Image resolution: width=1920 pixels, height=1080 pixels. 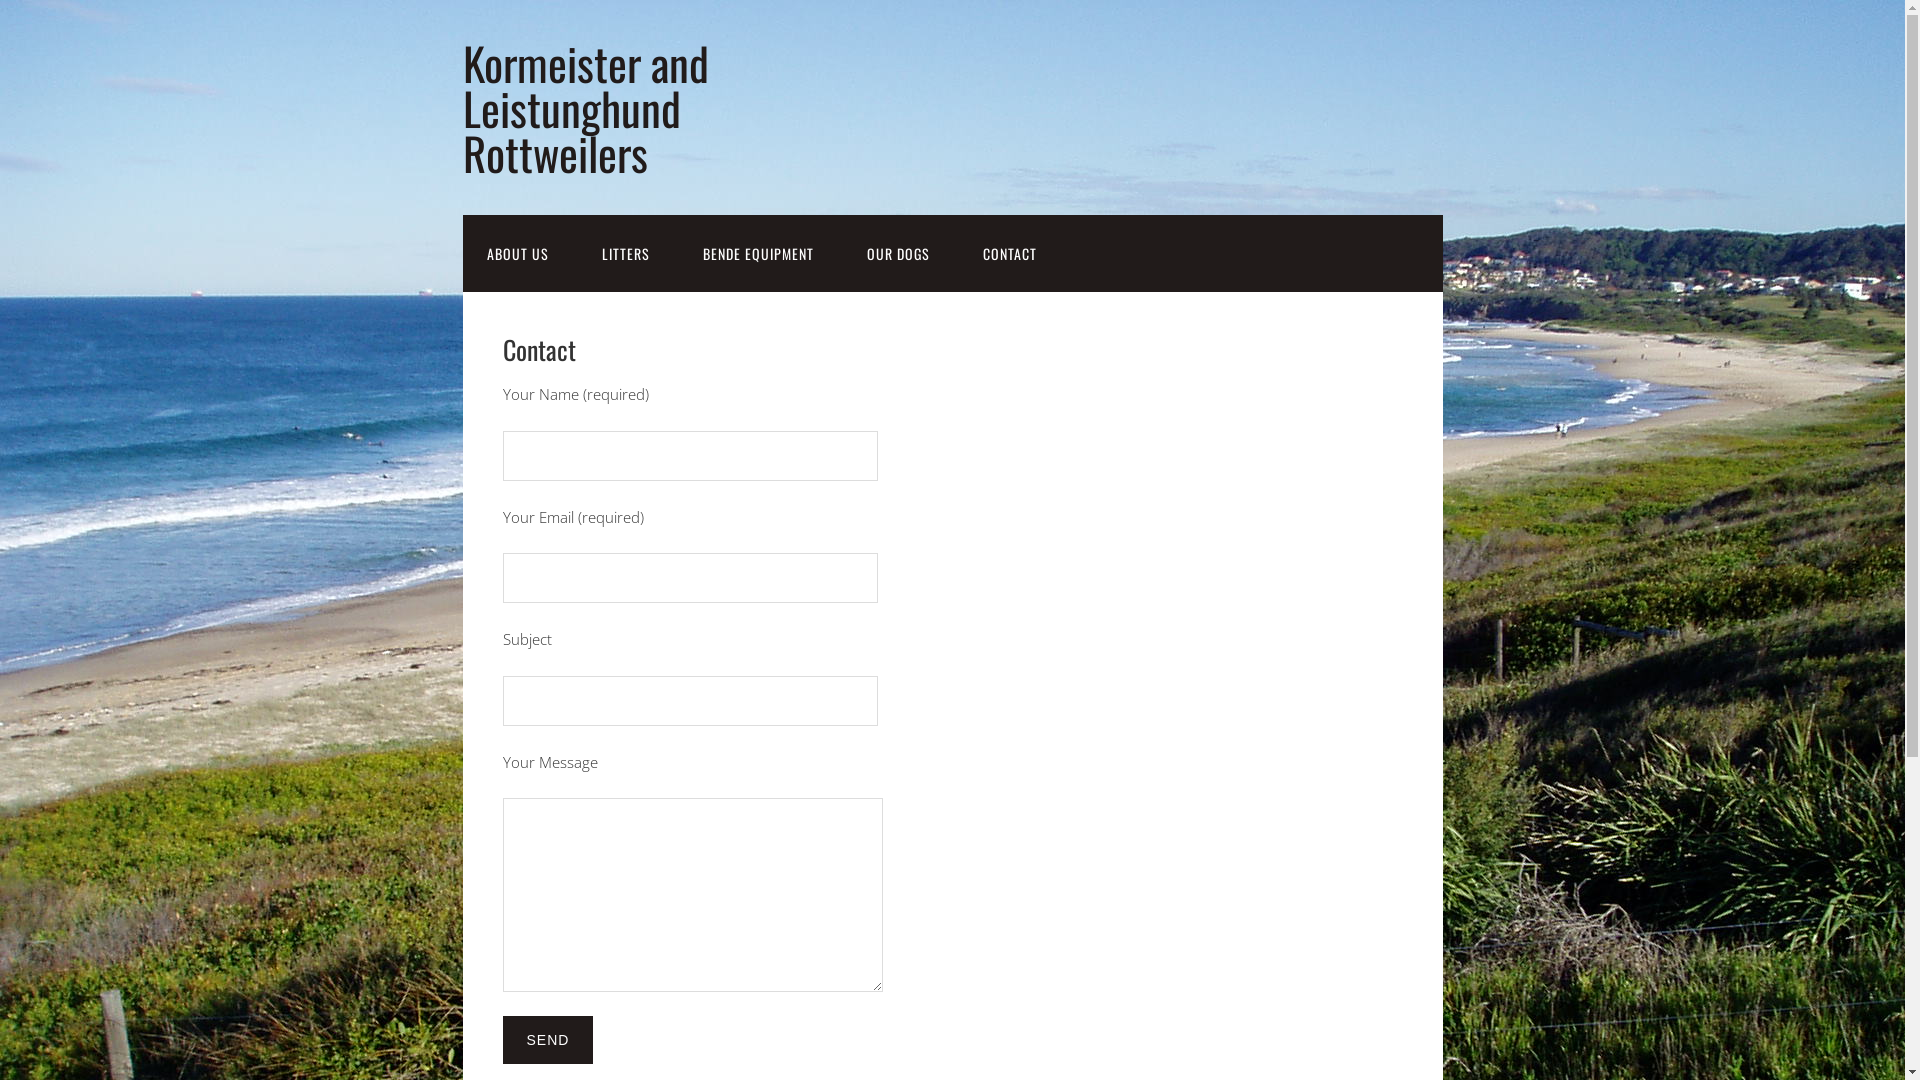 I want to click on 'LITTERS', so click(x=576, y=252).